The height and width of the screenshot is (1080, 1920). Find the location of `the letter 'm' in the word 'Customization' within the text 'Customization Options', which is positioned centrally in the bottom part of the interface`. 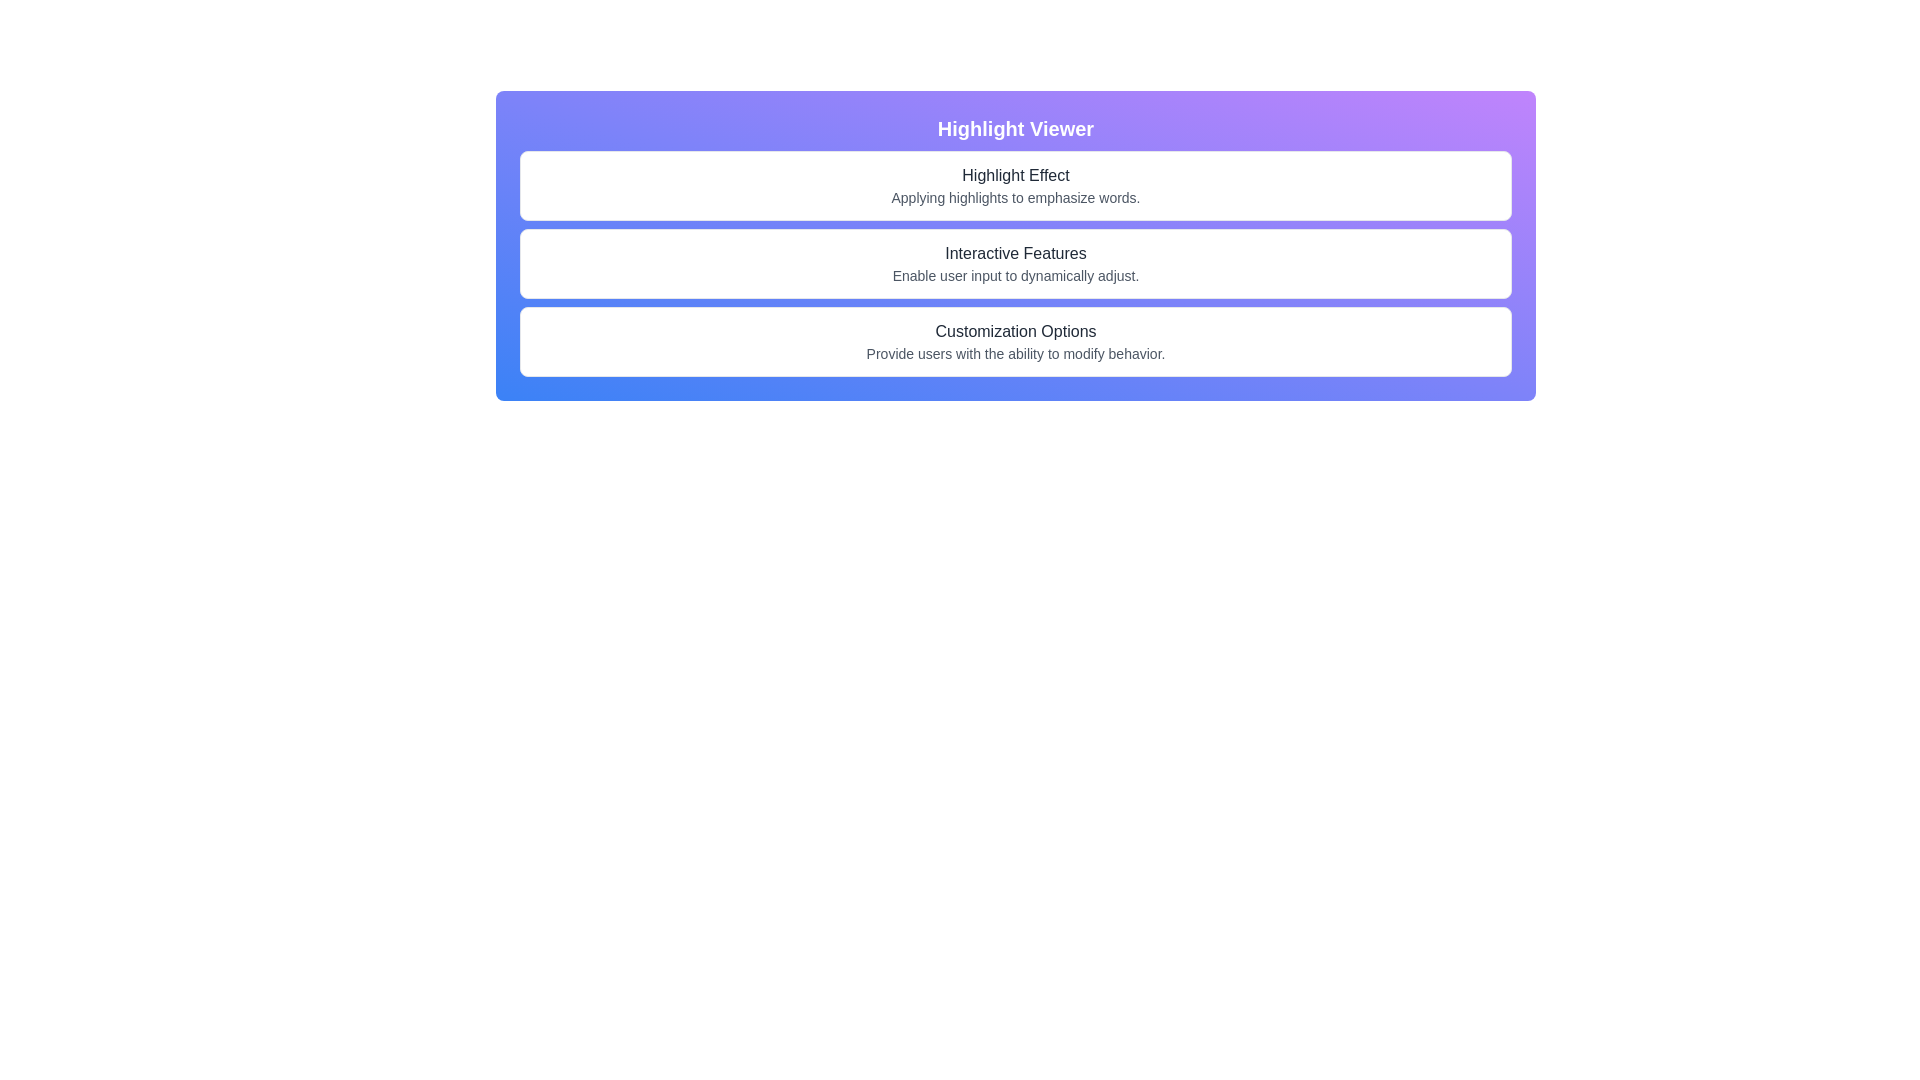

the letter 'm' in the word 'Customization' within the text 'Customization Options', which is positioned centrally in the bottom part of the interface is located at coordinates (983, 330).